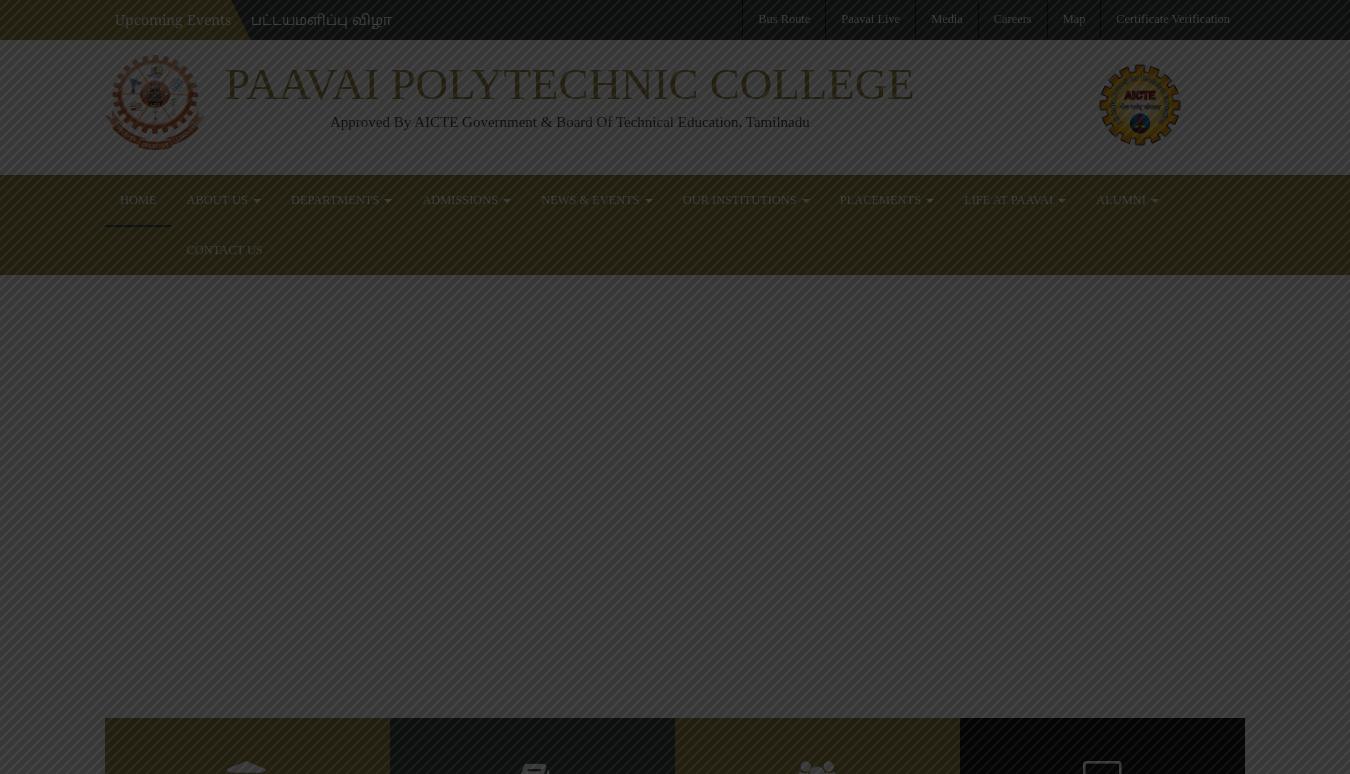  I want to click on 'Republic Day’23', so click(968, 361).